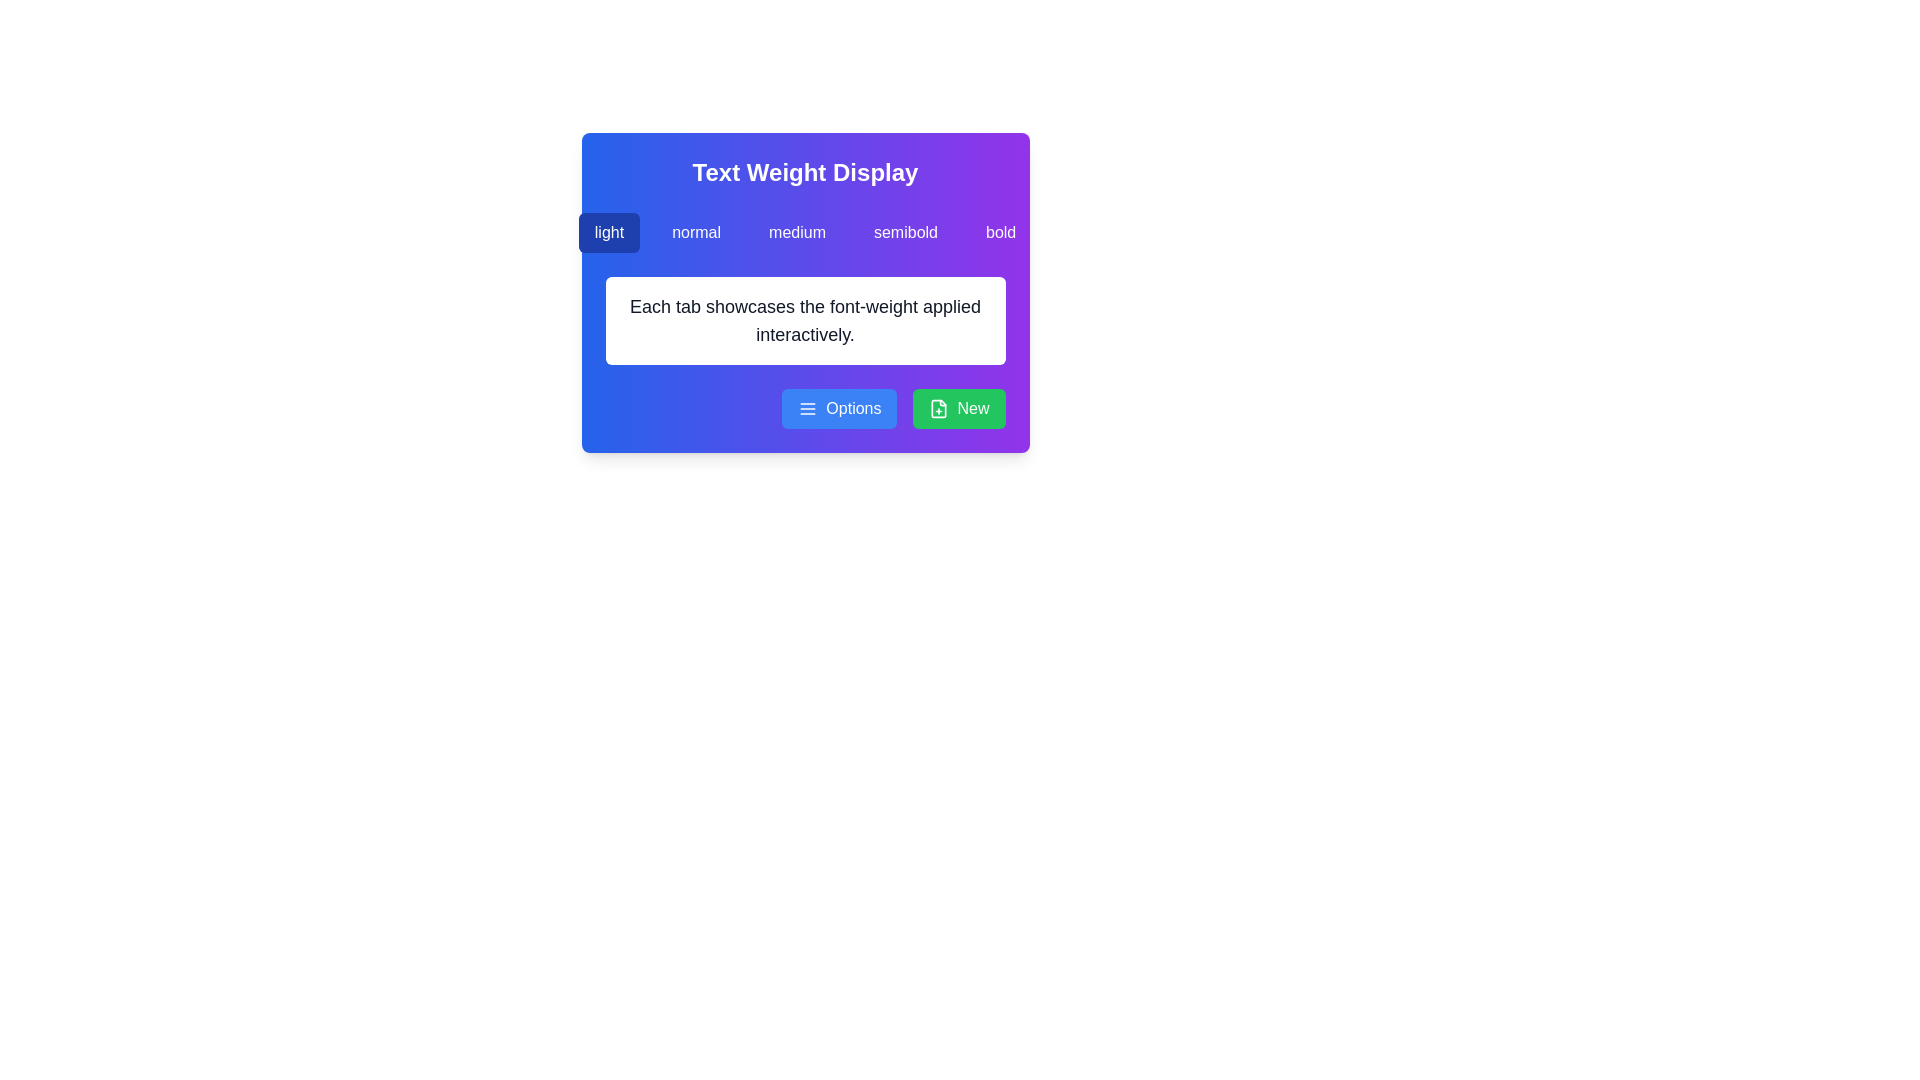  Describe the element at coordinates (808, 407) in the screenshot. I see `the hamburger menu icon located to the left of the 'Options' text in the blue button` at that location.